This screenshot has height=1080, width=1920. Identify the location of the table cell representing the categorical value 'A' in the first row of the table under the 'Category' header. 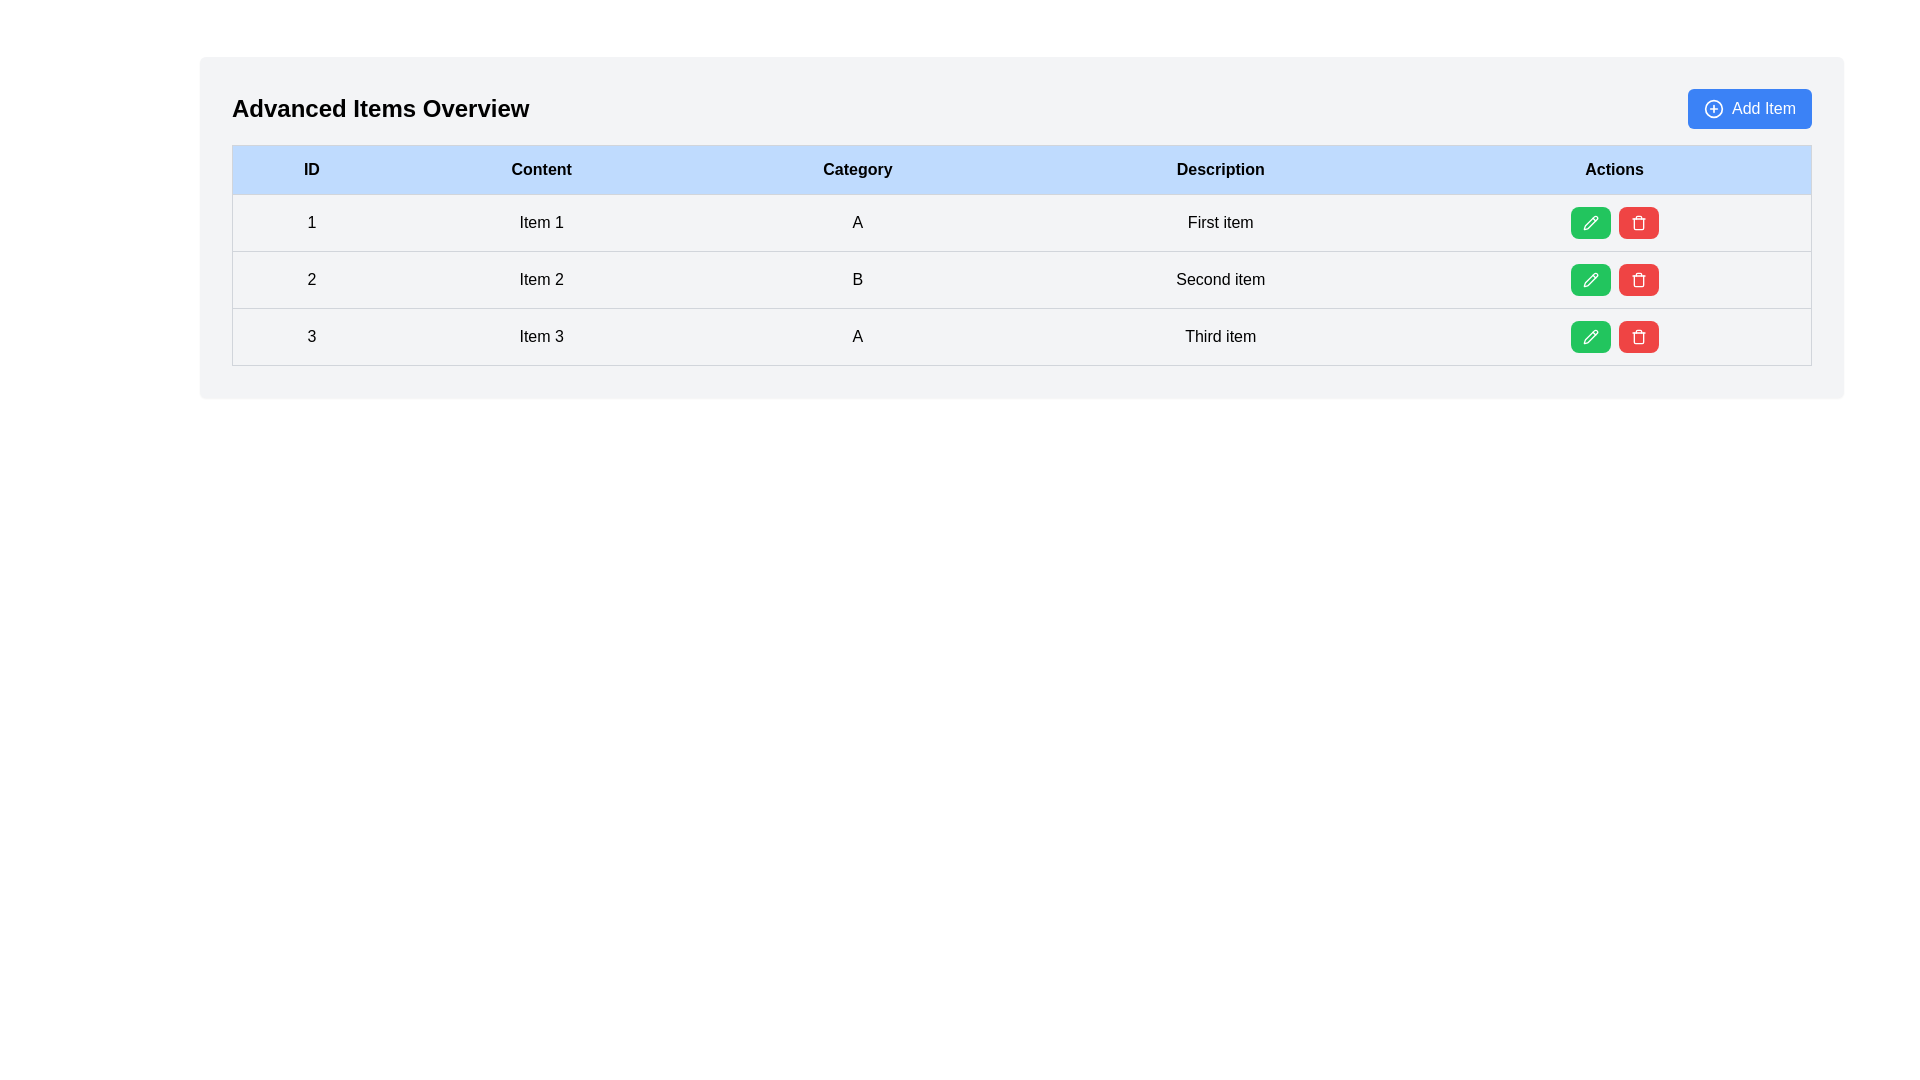
(857, 223).